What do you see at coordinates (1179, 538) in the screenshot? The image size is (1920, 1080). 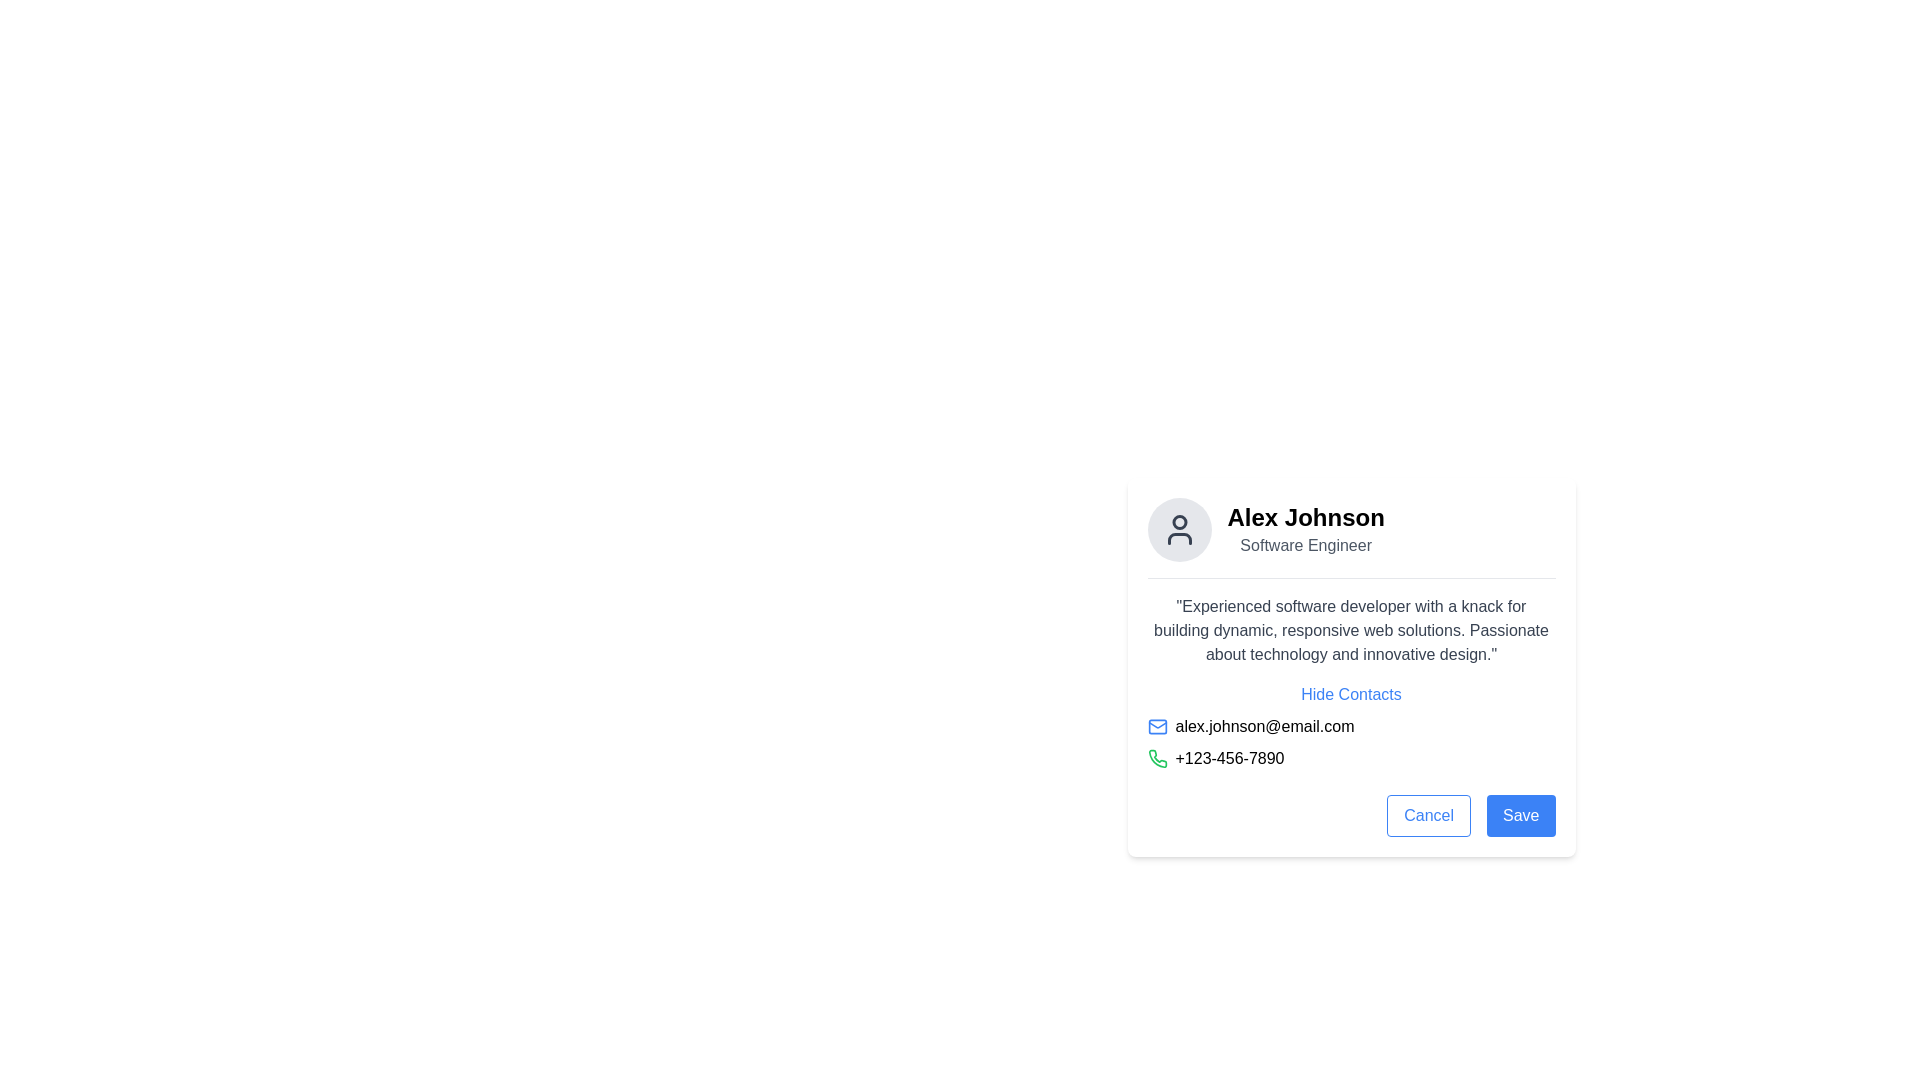 I see `the chest icon of the avatar representation, which is located at the lower part of the avatar graphic, just under the user's head` at bounding box center [1179, 538].